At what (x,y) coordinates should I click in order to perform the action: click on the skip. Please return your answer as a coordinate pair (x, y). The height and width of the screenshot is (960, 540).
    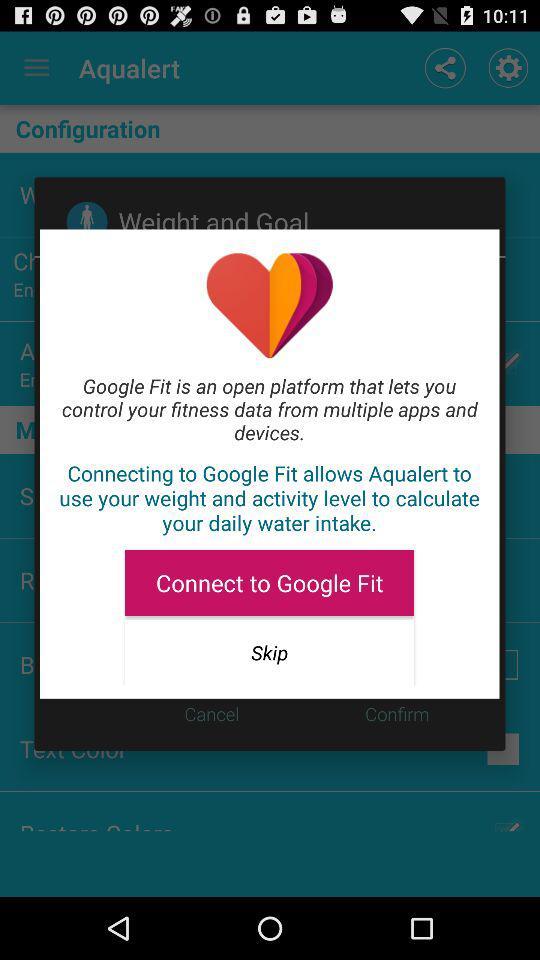
    Looking at the image, I should click on (269, 651).